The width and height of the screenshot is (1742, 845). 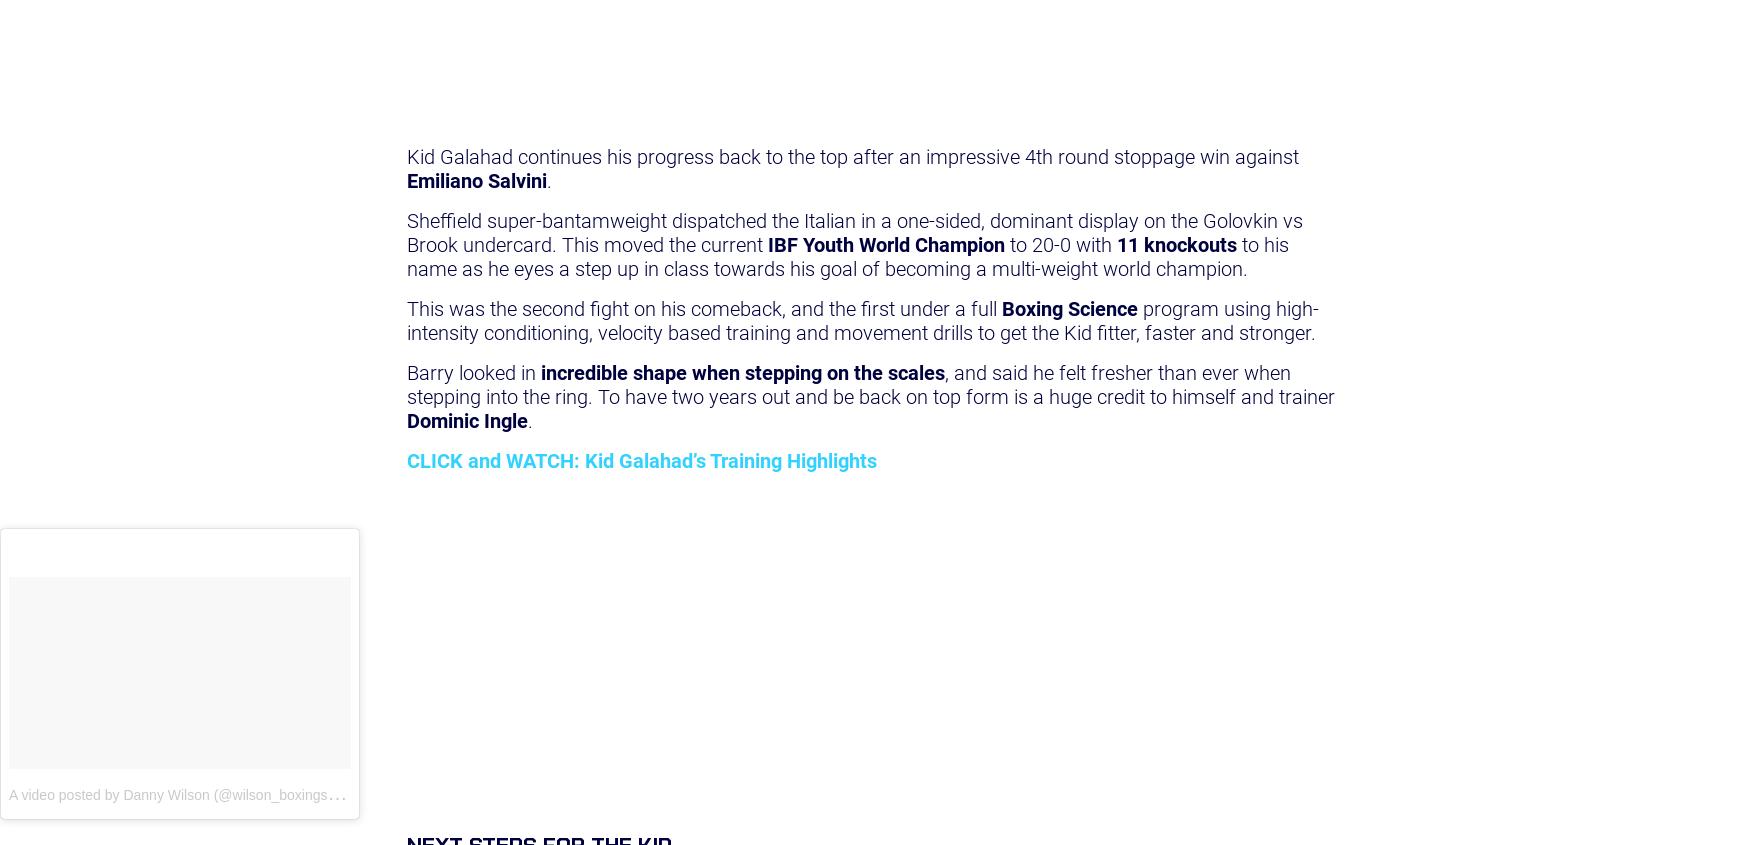 What do you see at coordinates (476, 179) in the screenshot?
I see `'Emiliano Salvini'` at bounding box center [476, 179].